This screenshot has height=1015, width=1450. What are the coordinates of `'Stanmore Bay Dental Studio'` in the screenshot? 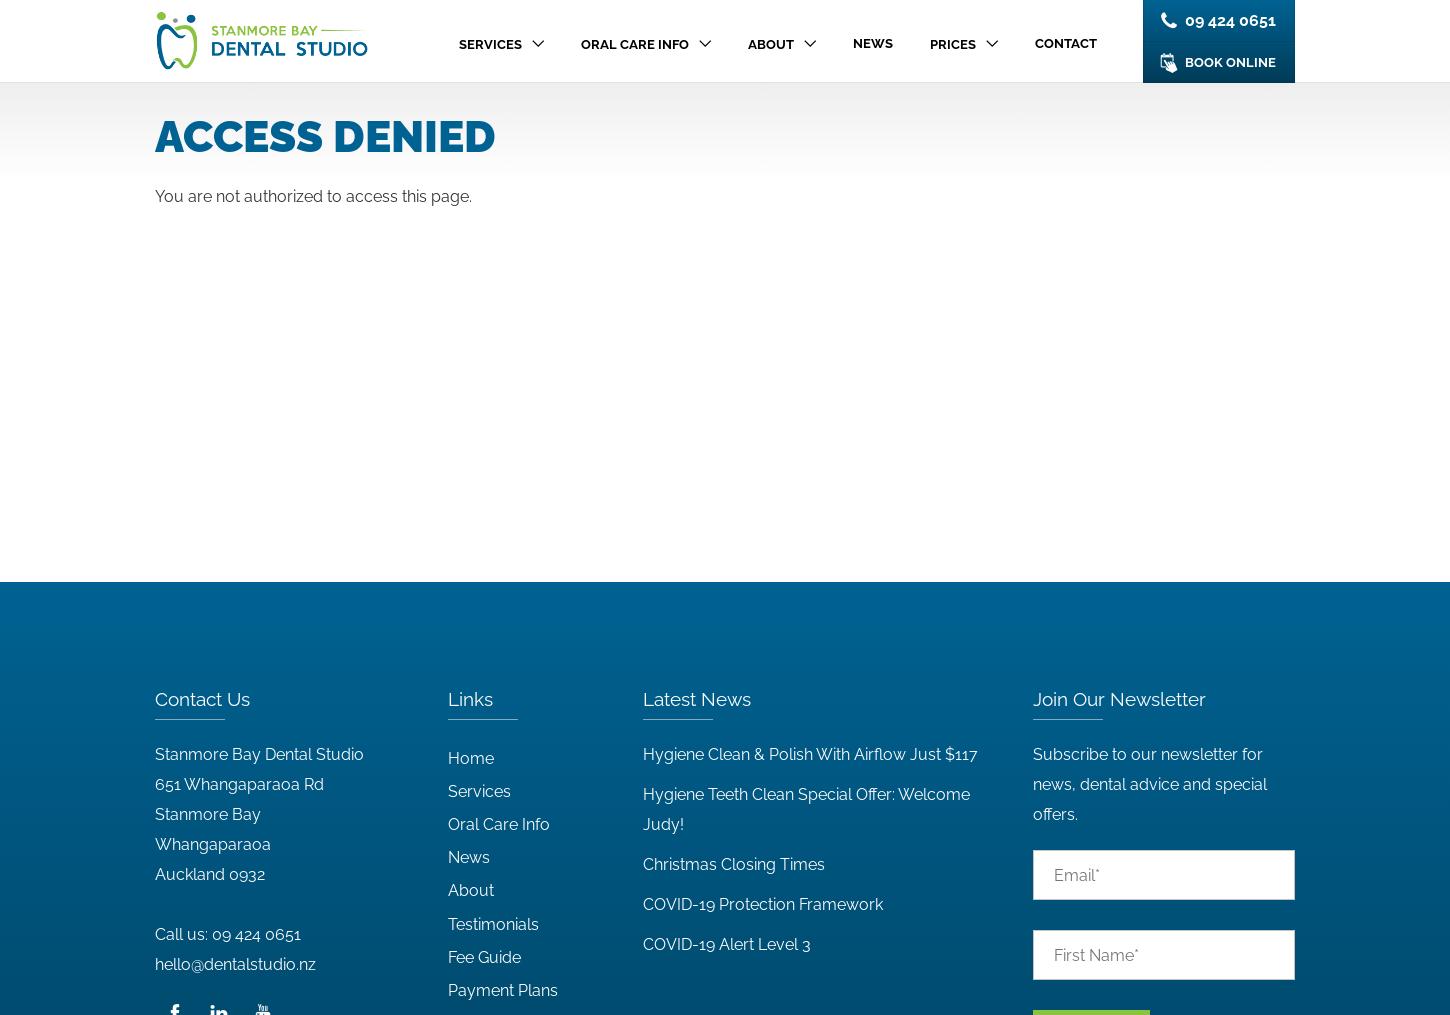 It's located at (154, 753).